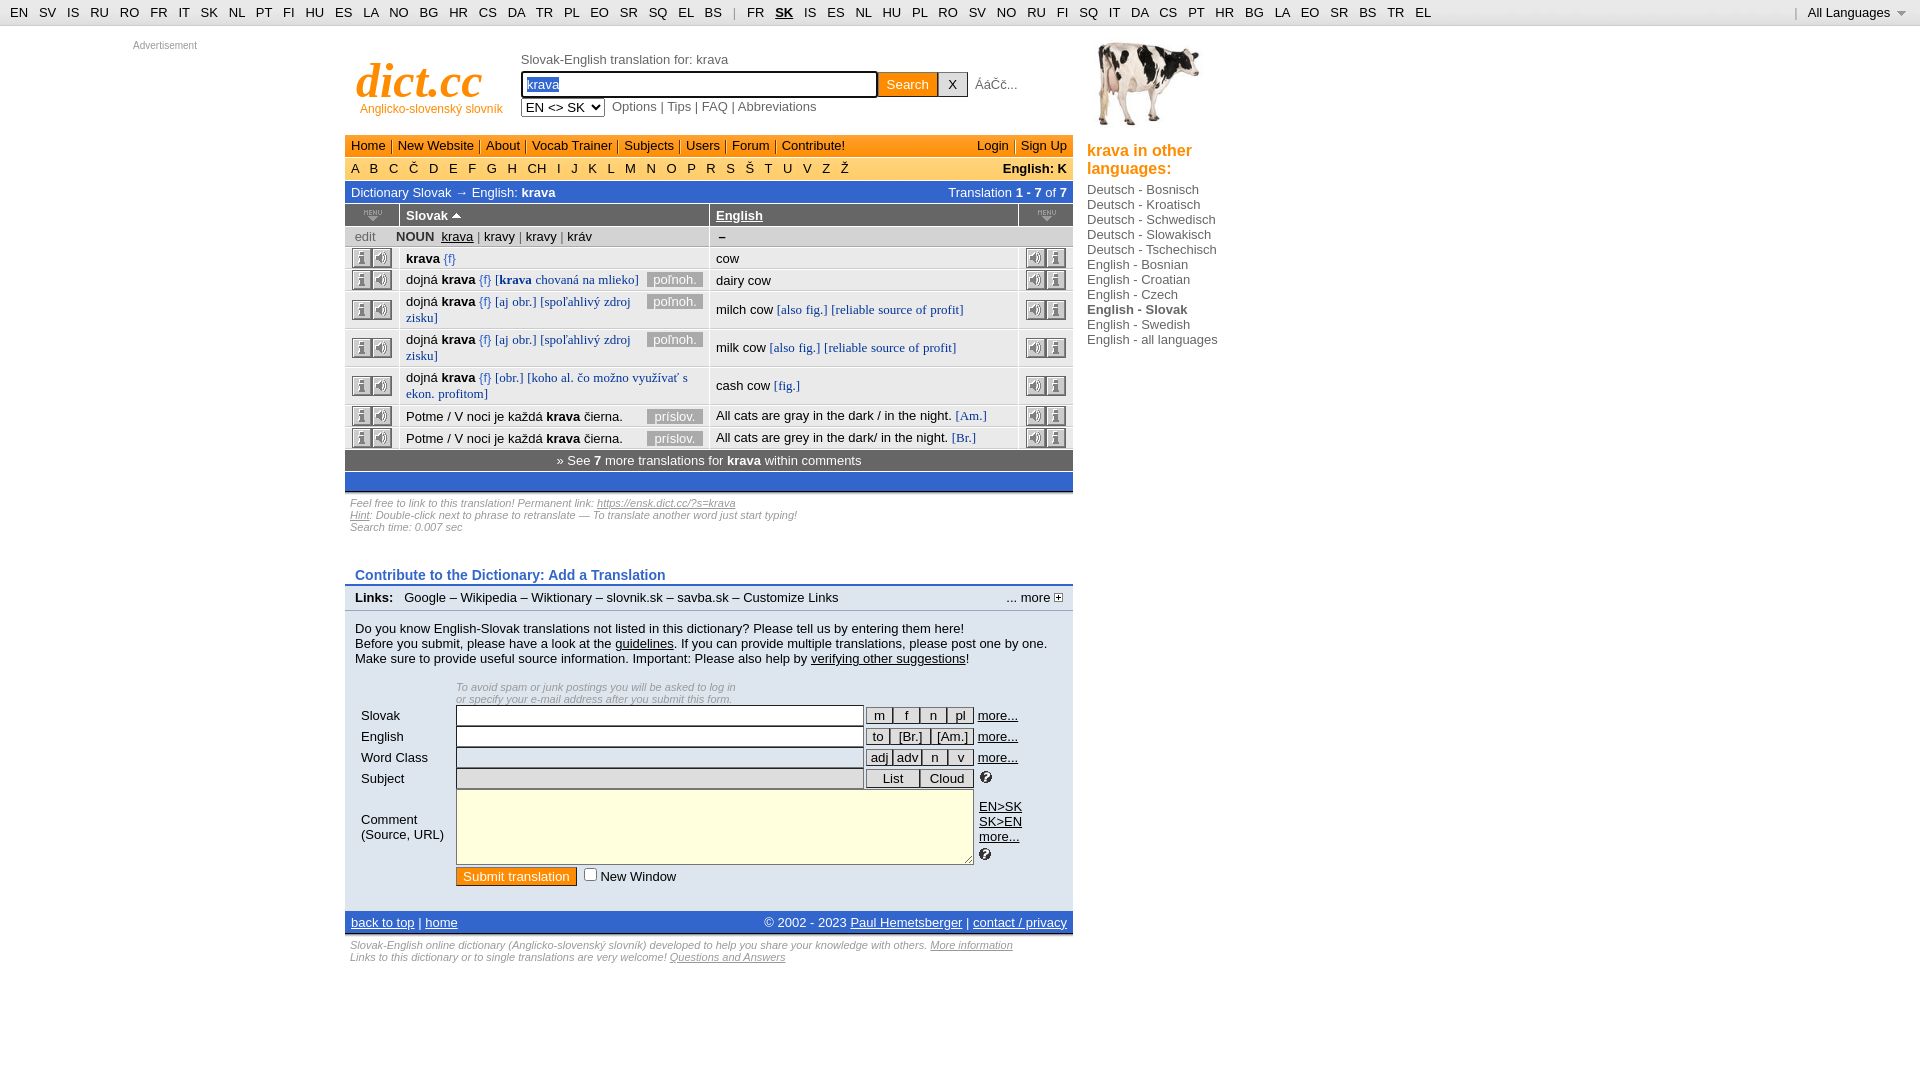  I want to click on 'Home', so click(368, 144).